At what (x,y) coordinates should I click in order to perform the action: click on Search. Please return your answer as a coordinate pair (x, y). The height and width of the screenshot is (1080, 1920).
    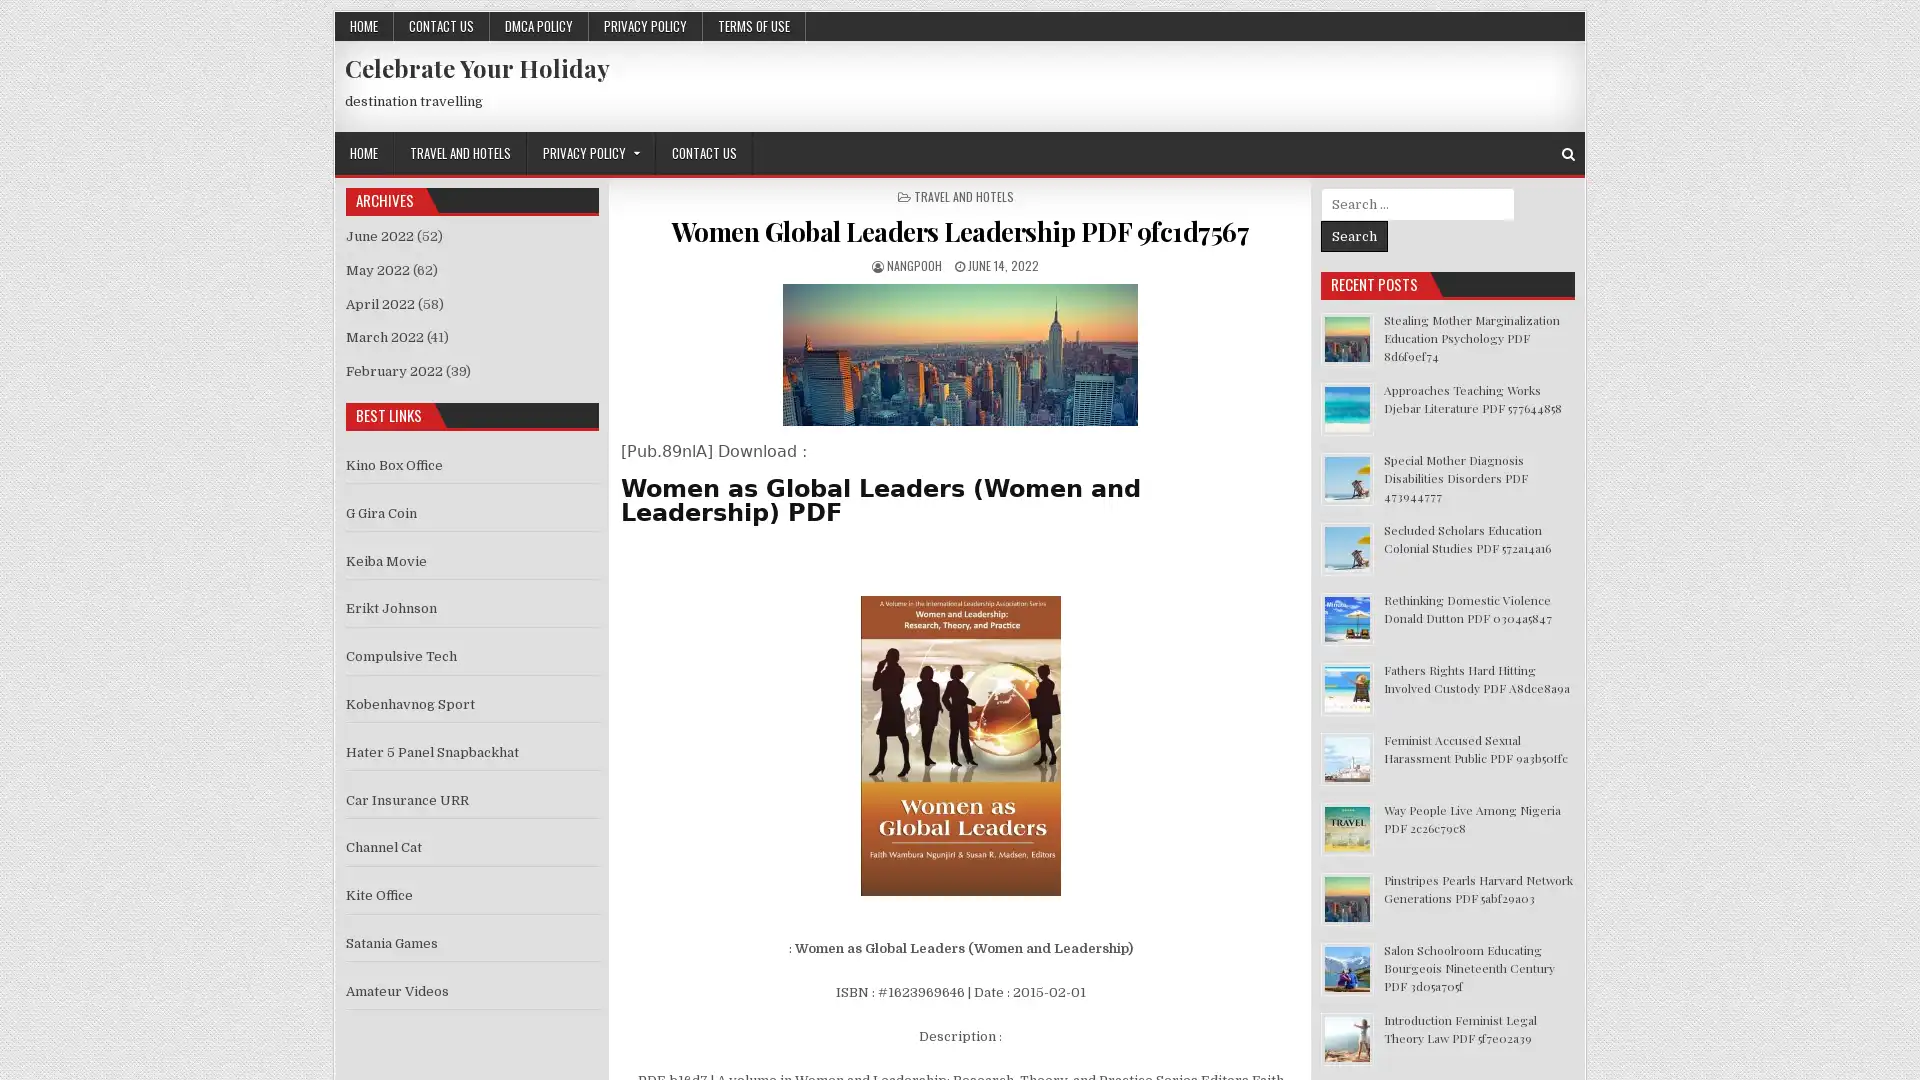
    Looking at the image, I should click on (1354, 235).